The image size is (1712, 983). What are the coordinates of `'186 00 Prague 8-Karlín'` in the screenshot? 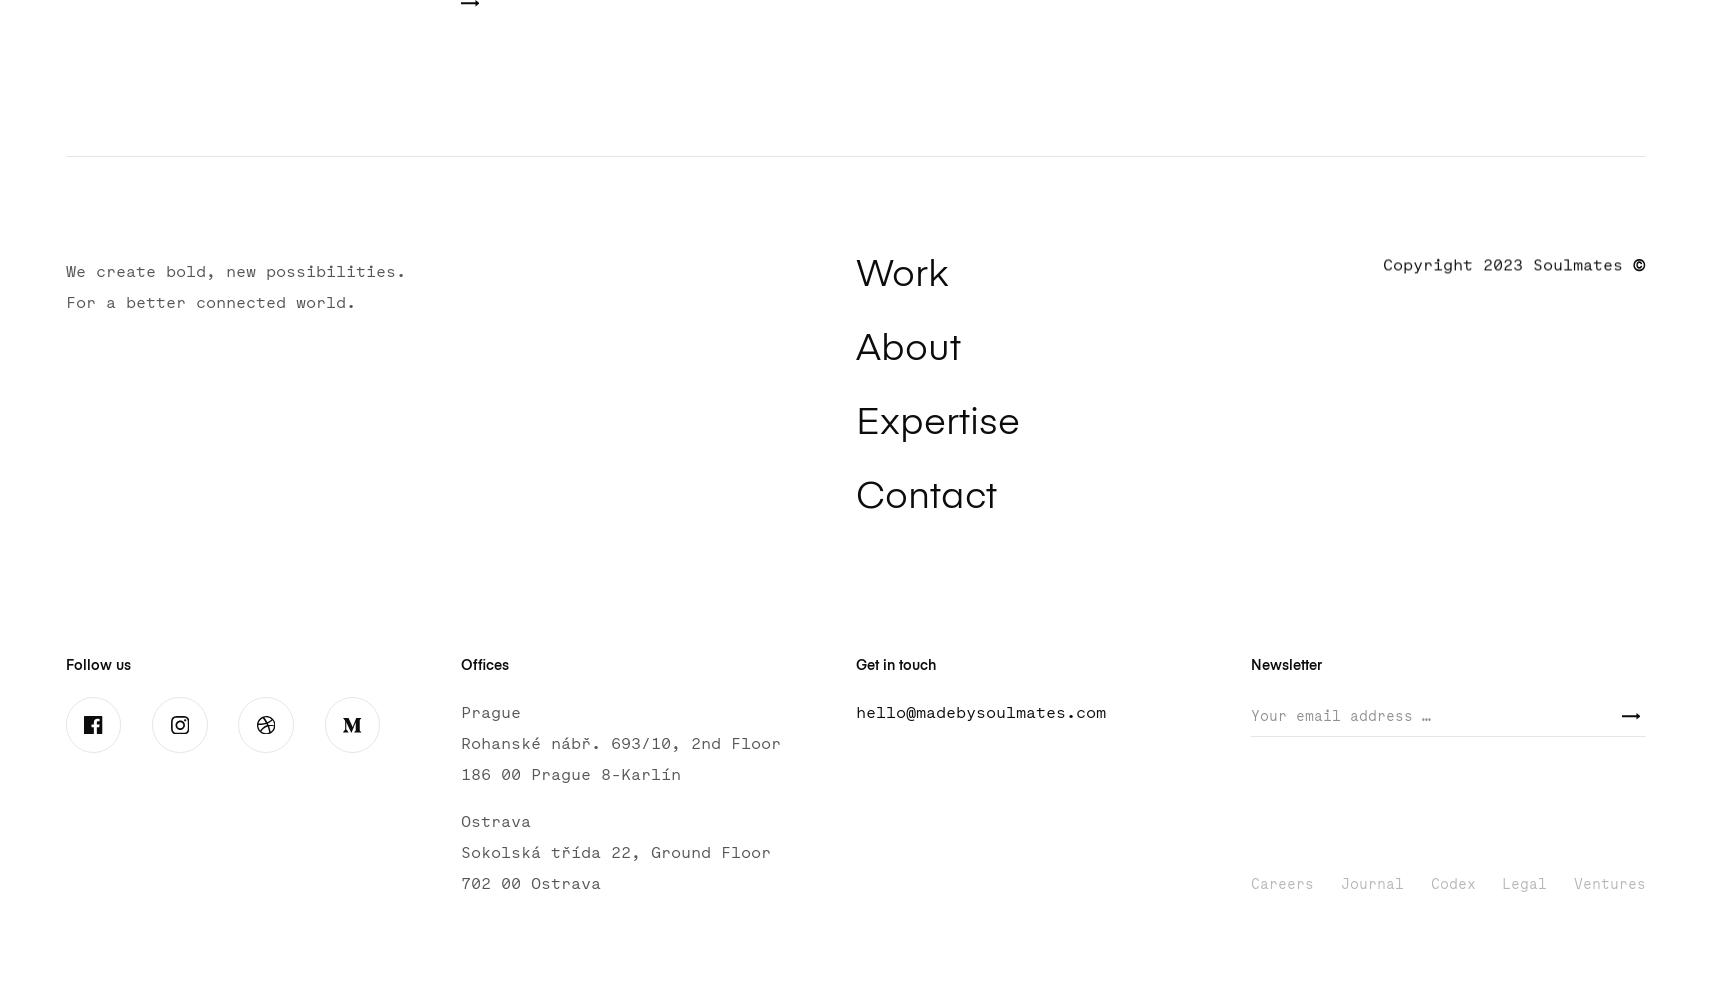 It's located at (459, 773).